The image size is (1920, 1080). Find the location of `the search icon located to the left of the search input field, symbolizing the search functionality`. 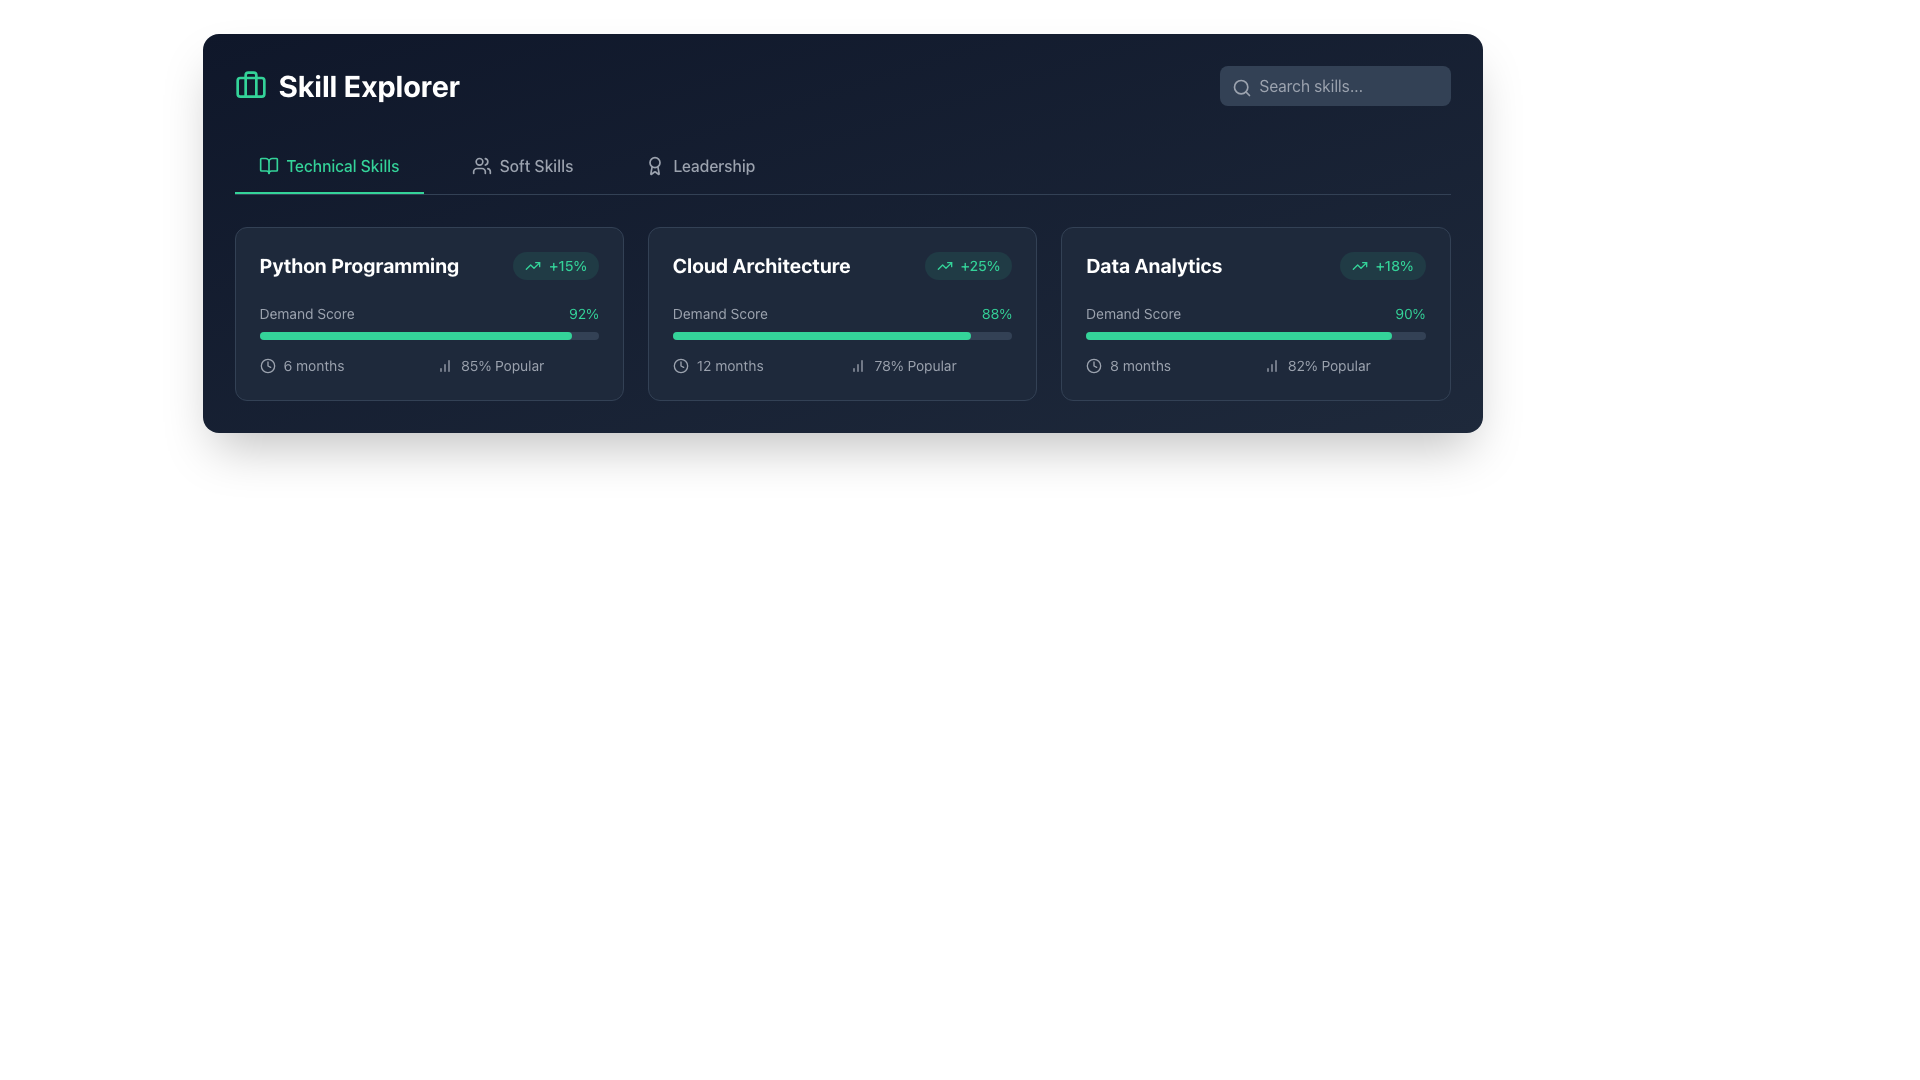

the search icon located to the left of the search input field, symbolizing the search functionality is located at coordinates (1240, 87).